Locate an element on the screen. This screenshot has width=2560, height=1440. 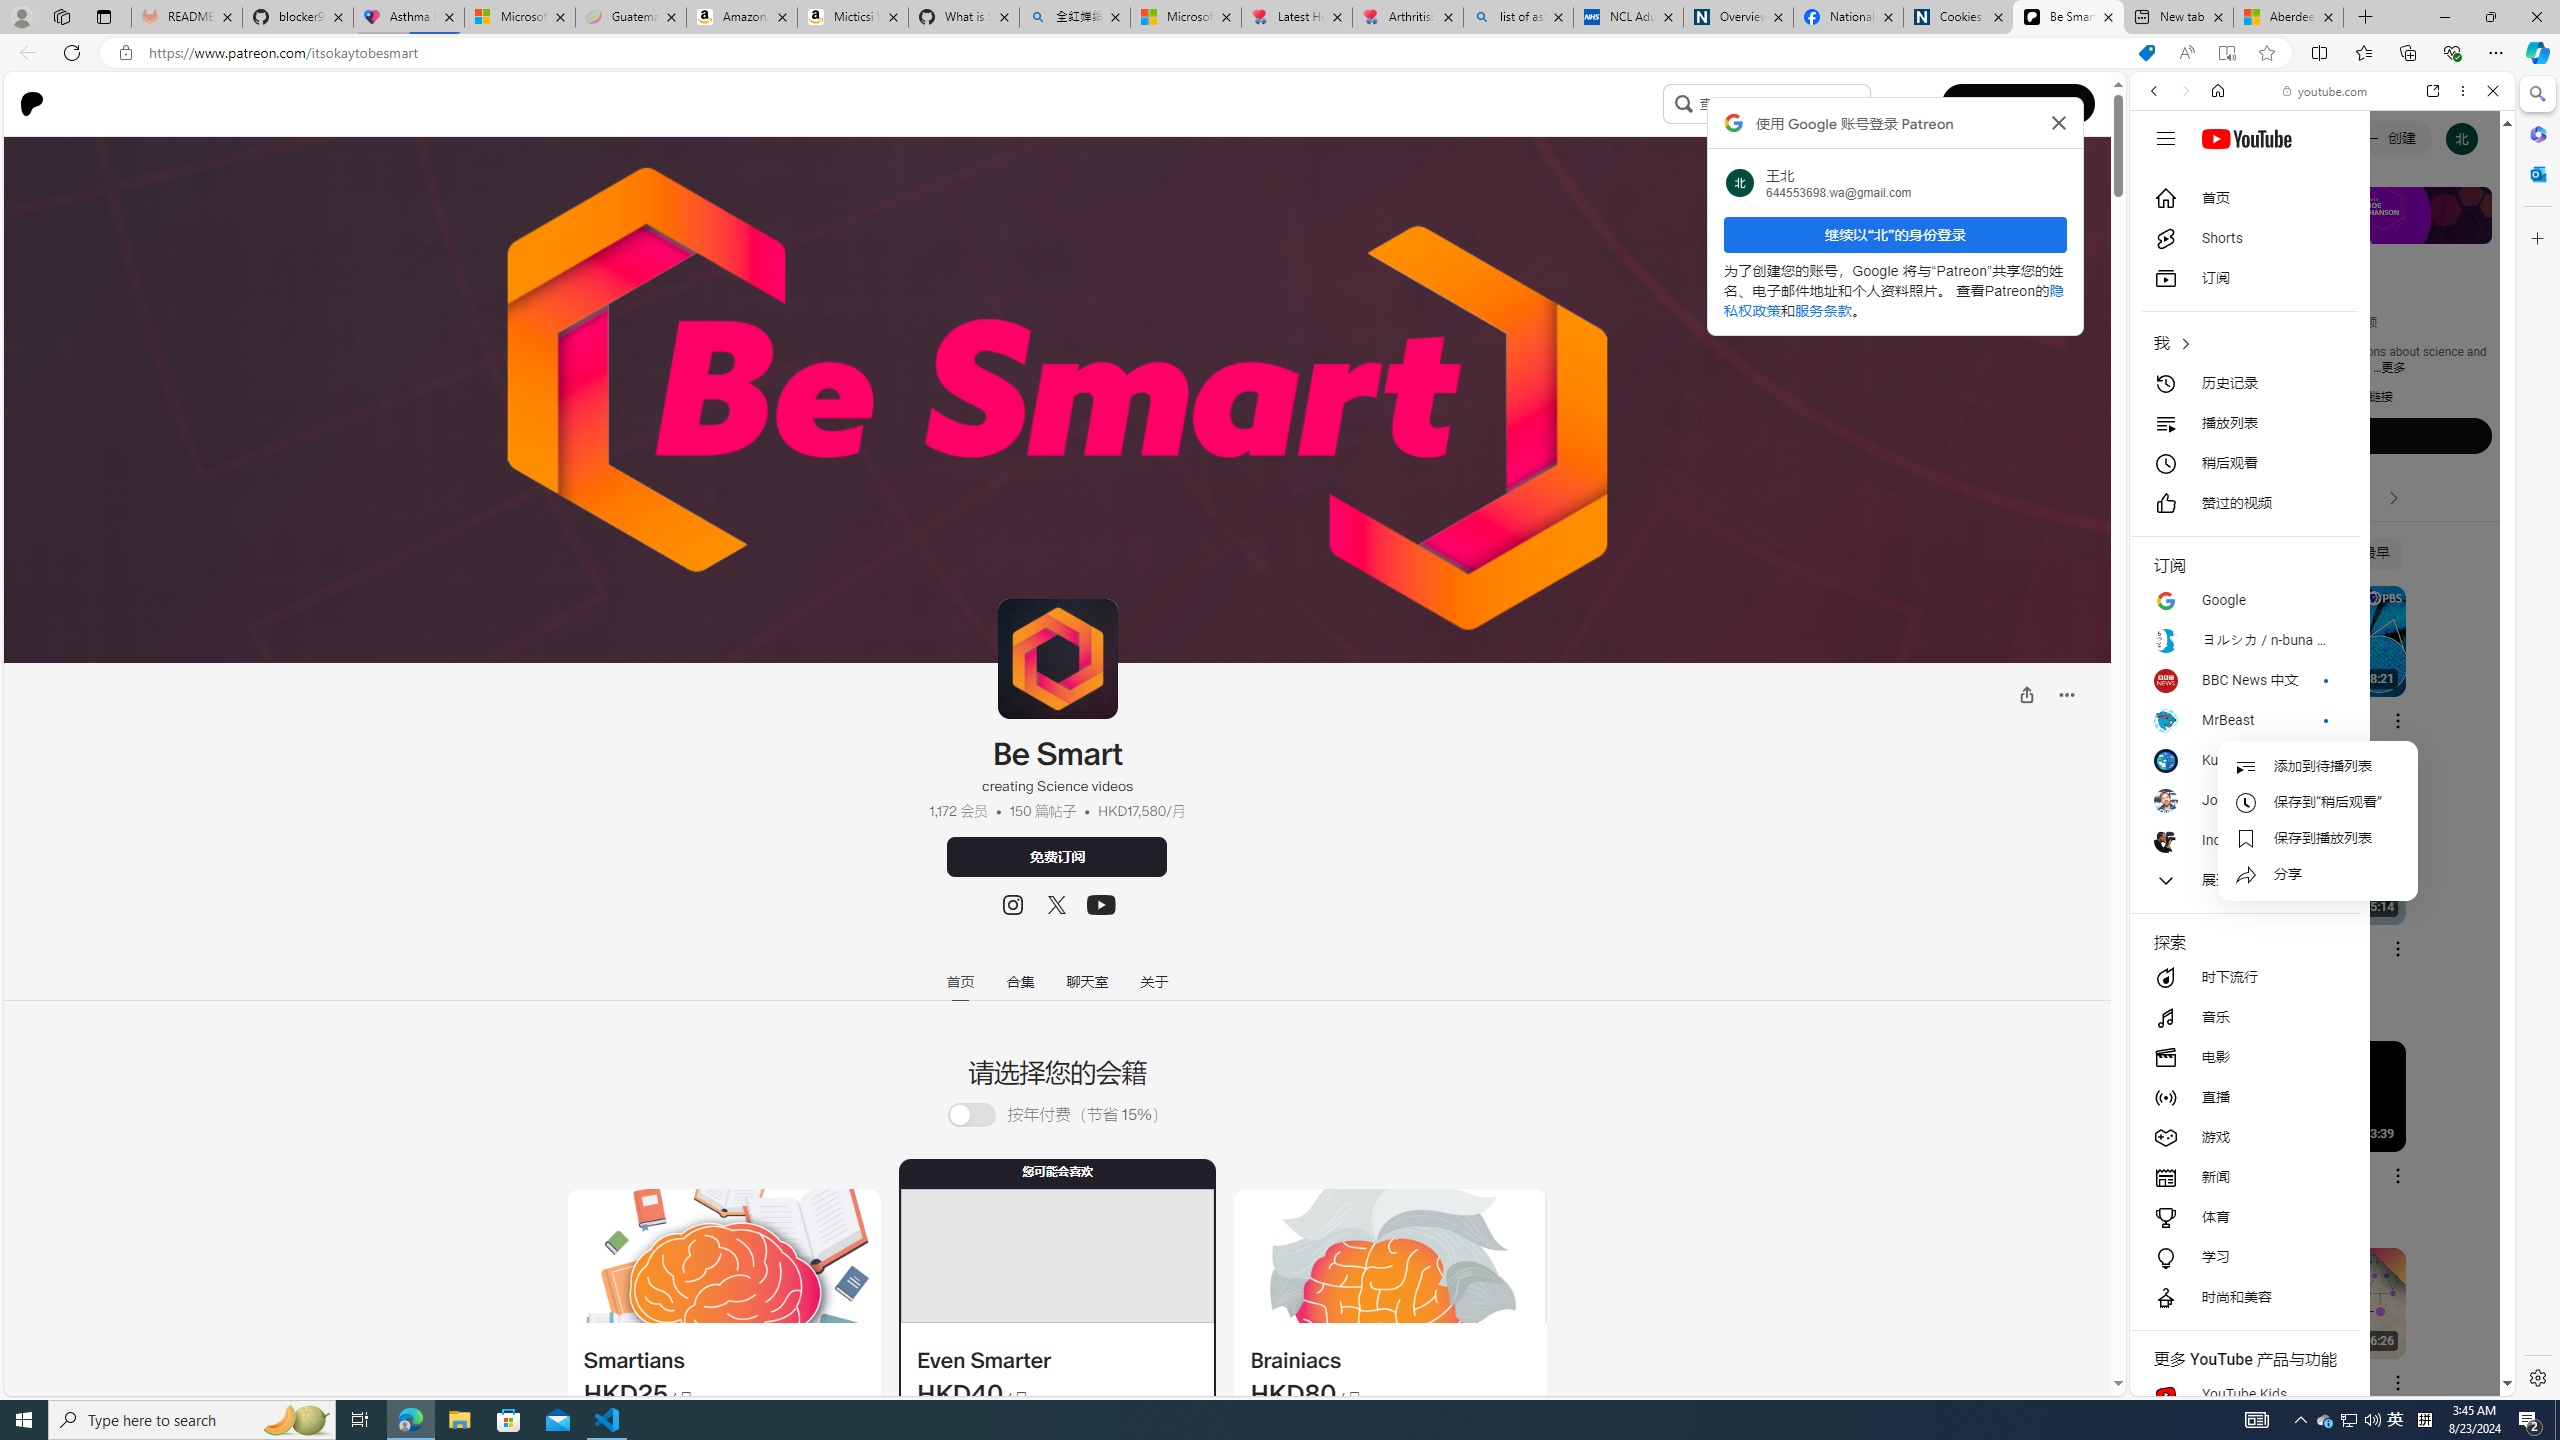
'Search Filter, Search Tools' is located at coordinates (2373, 227).